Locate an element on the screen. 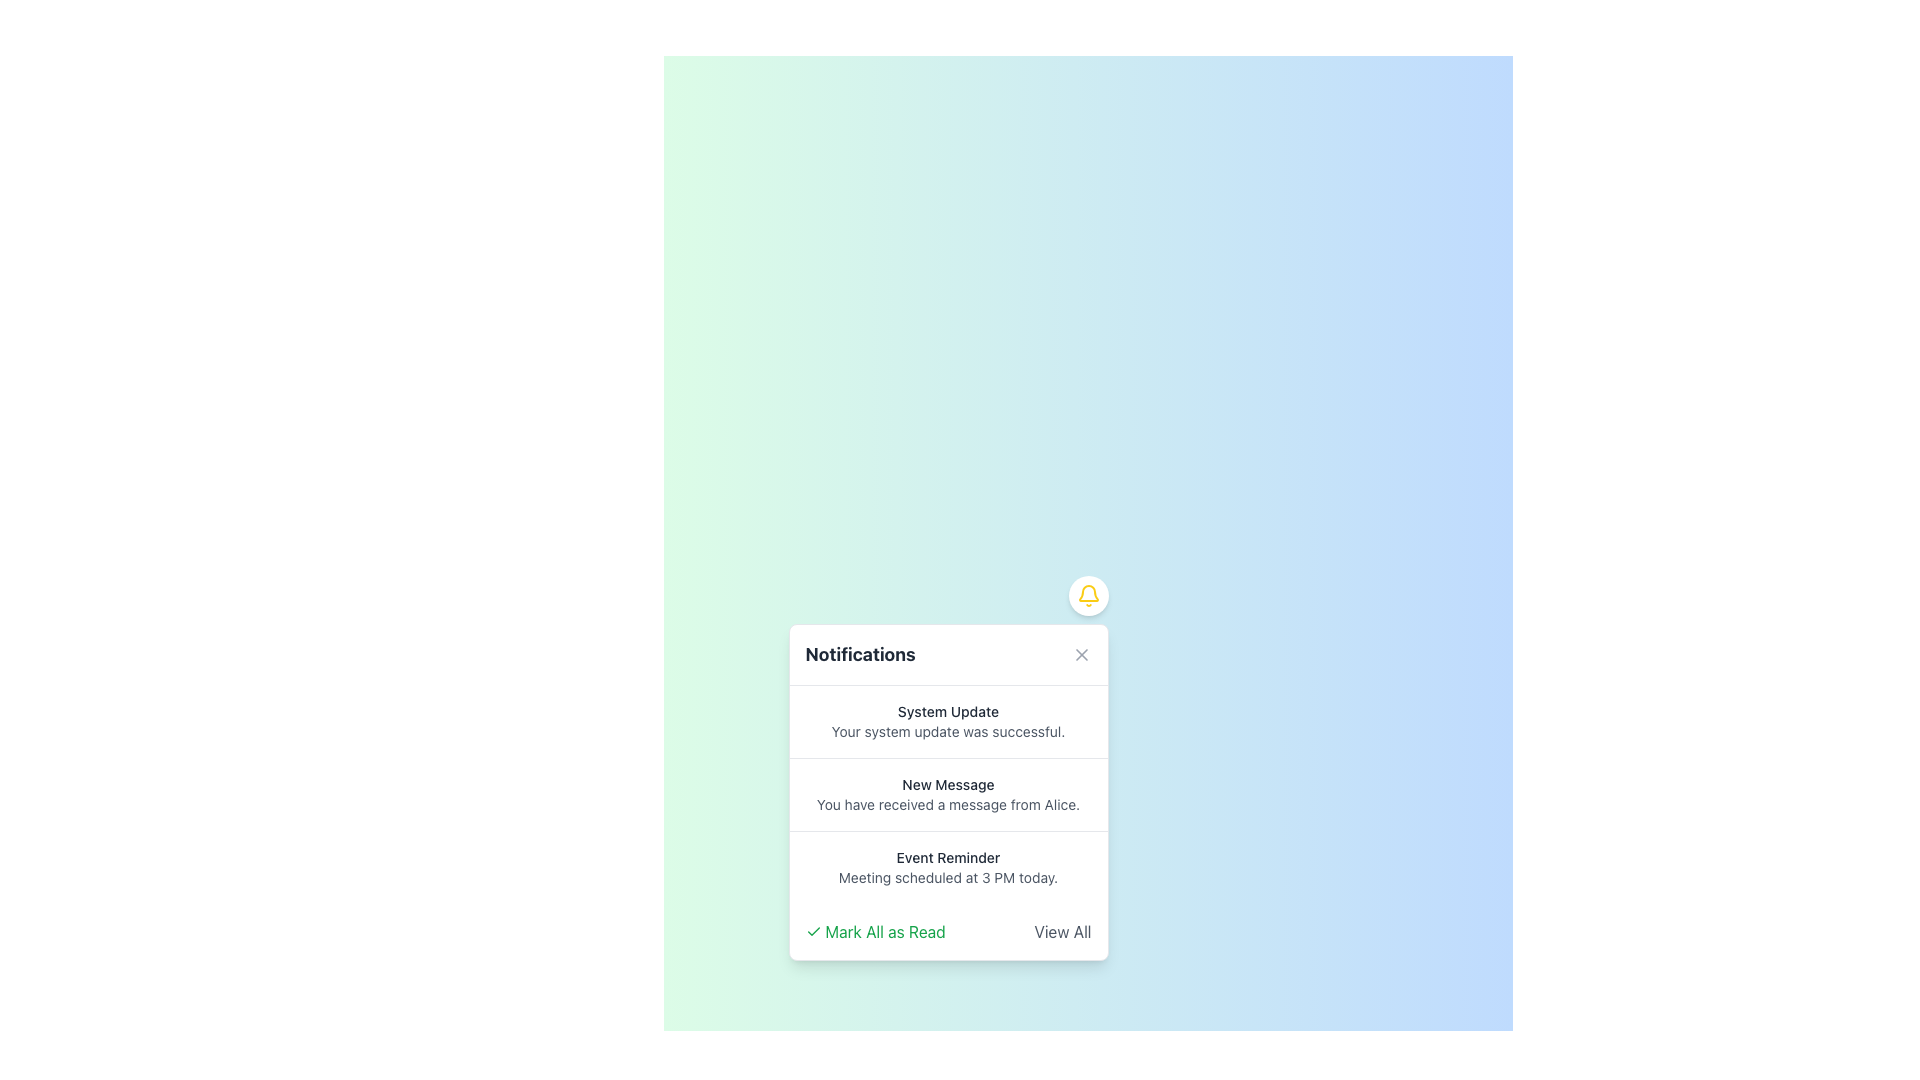  the bell icon located at the top-center area of the interface is located at coordinates (1087, 595).